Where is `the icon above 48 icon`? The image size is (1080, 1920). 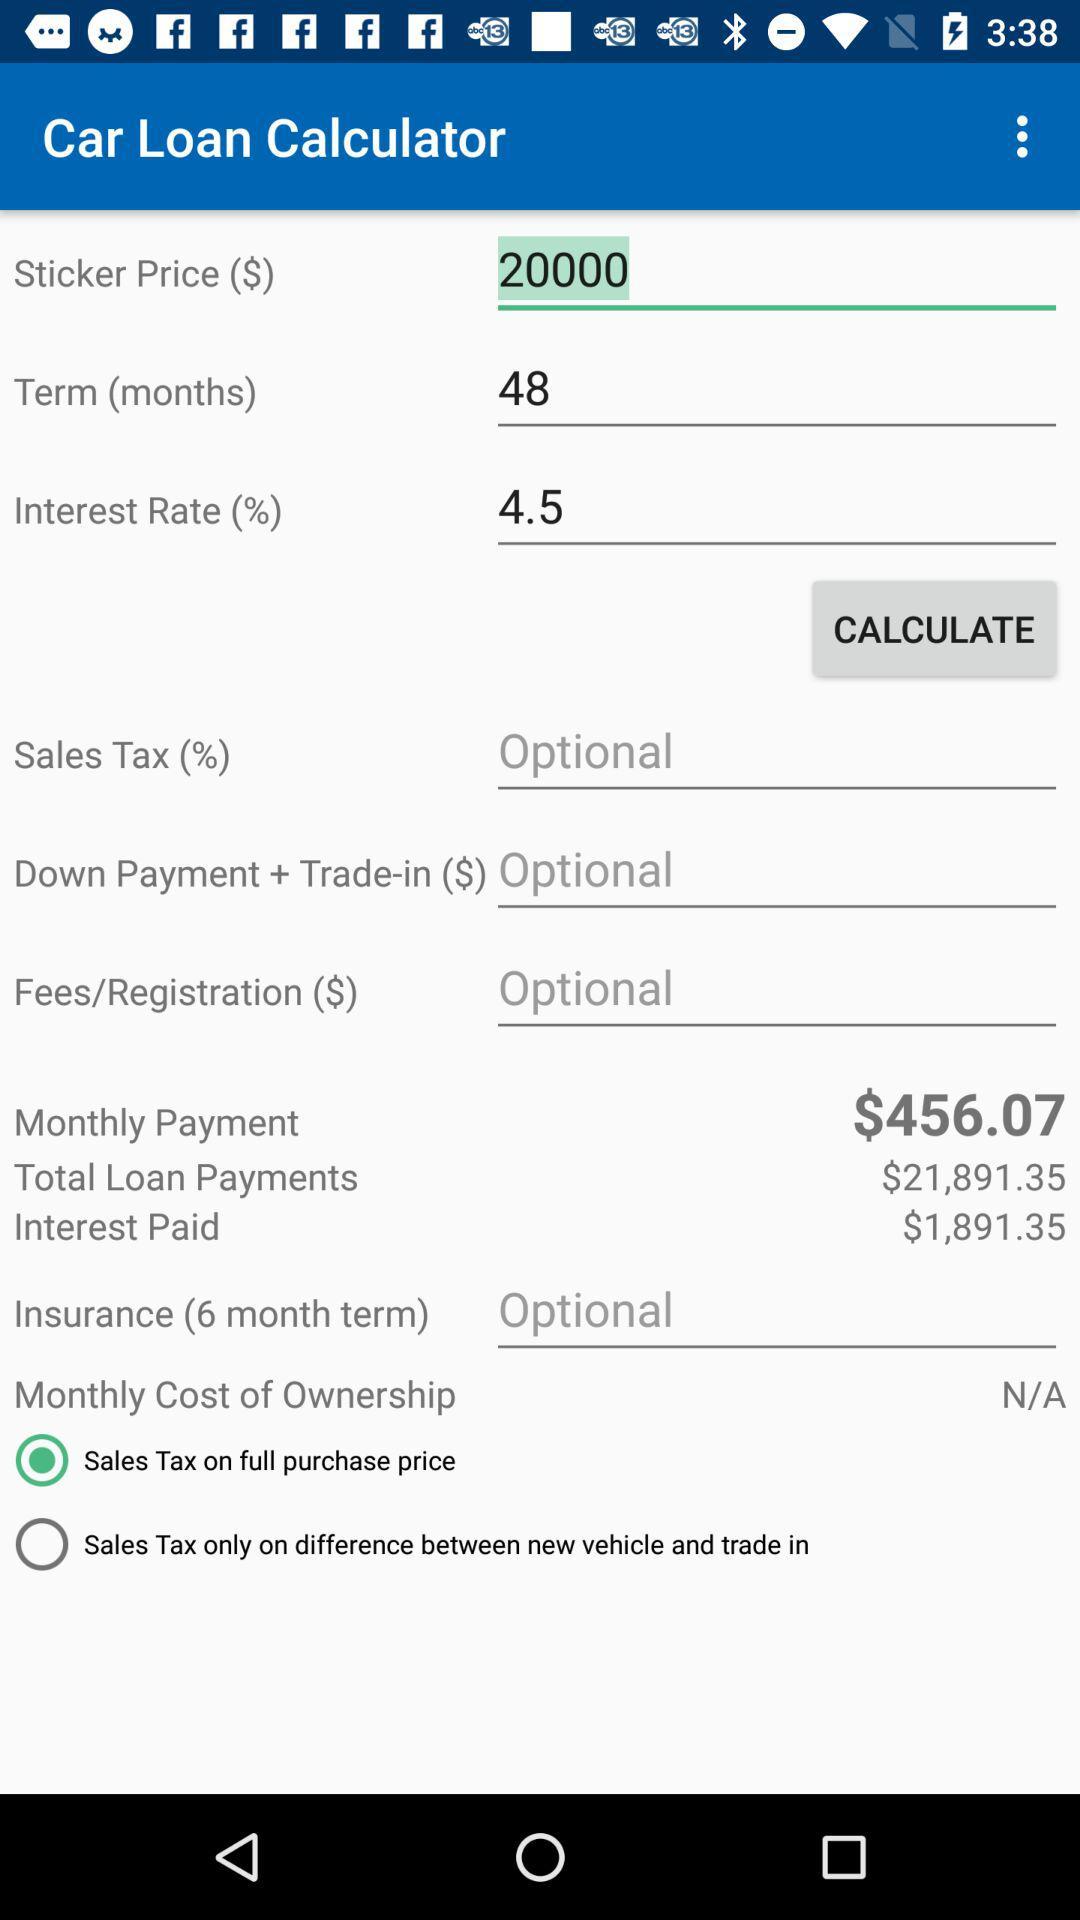 the icon above 48 icon is located at coordinates (775, 268).